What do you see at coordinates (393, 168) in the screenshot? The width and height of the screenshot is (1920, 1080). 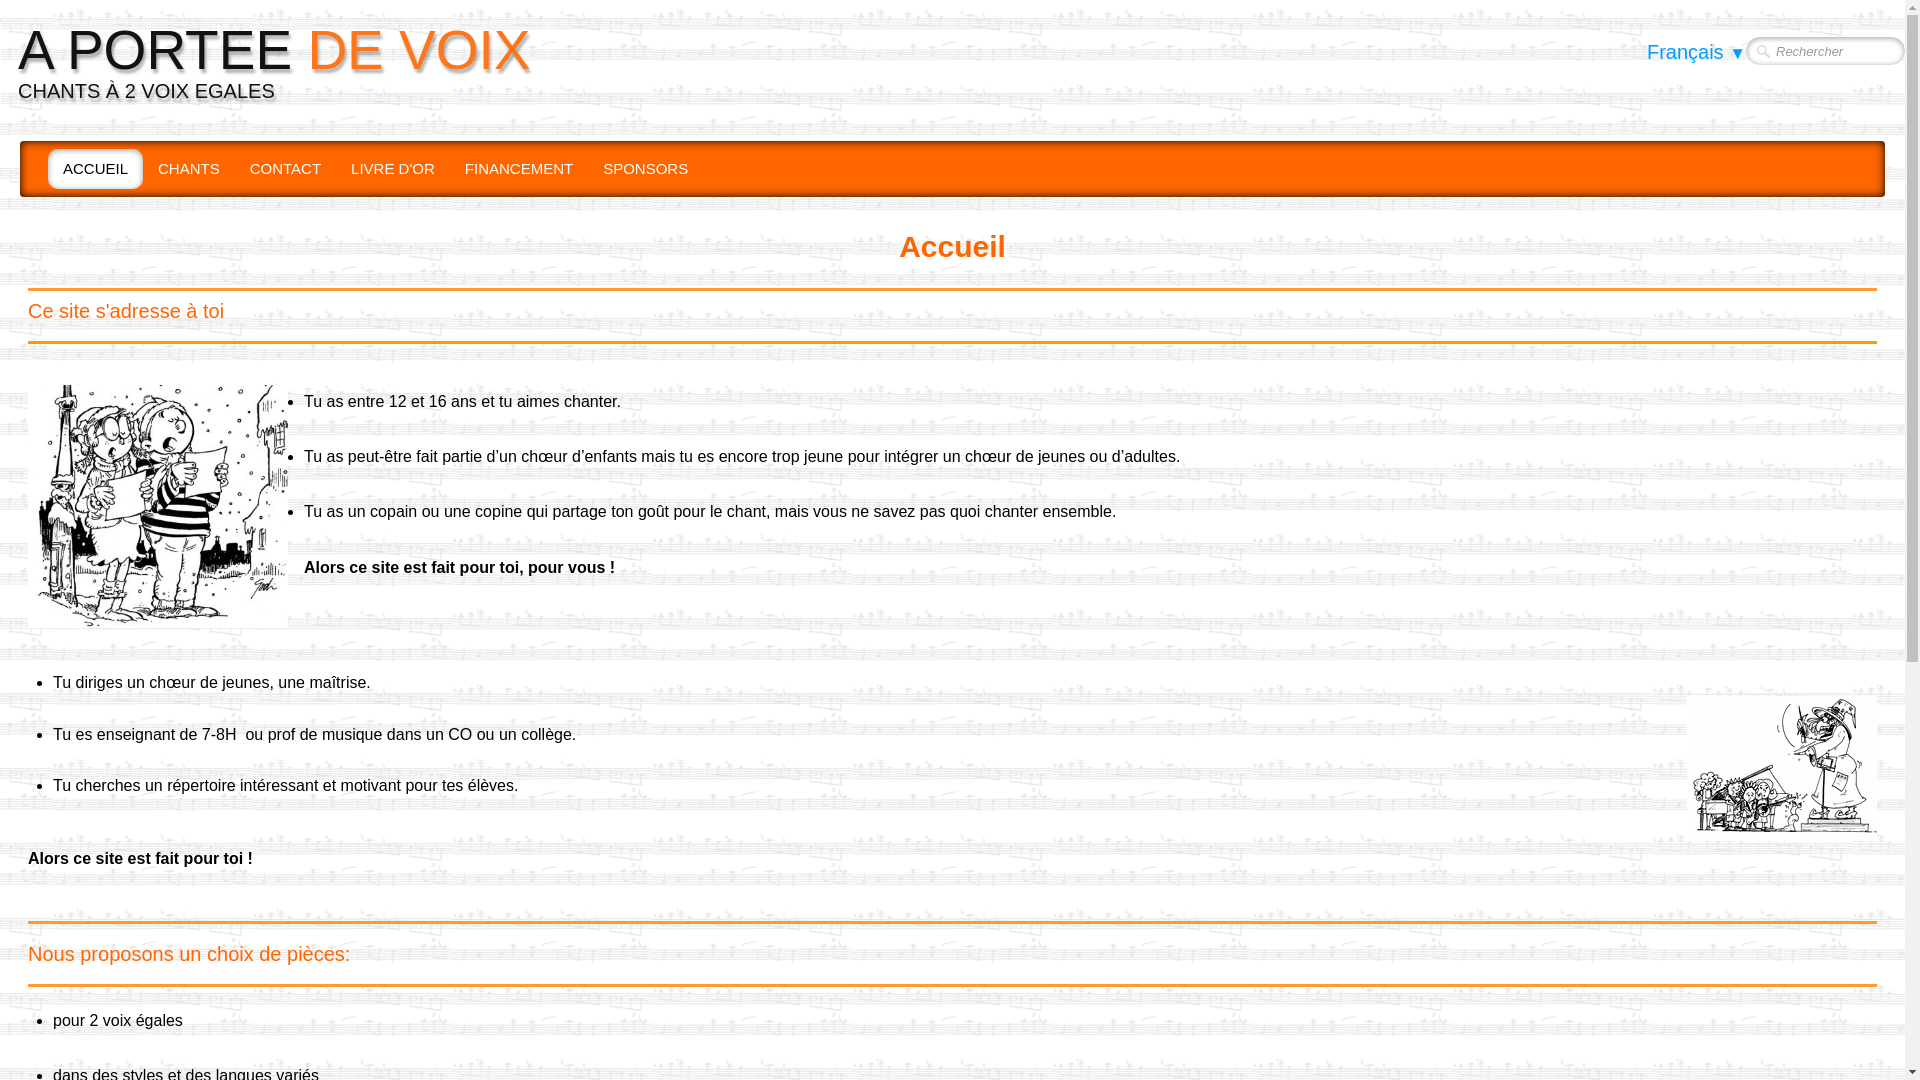 I see `'LIVRE D'OR'` at bounding box center [393, 168].